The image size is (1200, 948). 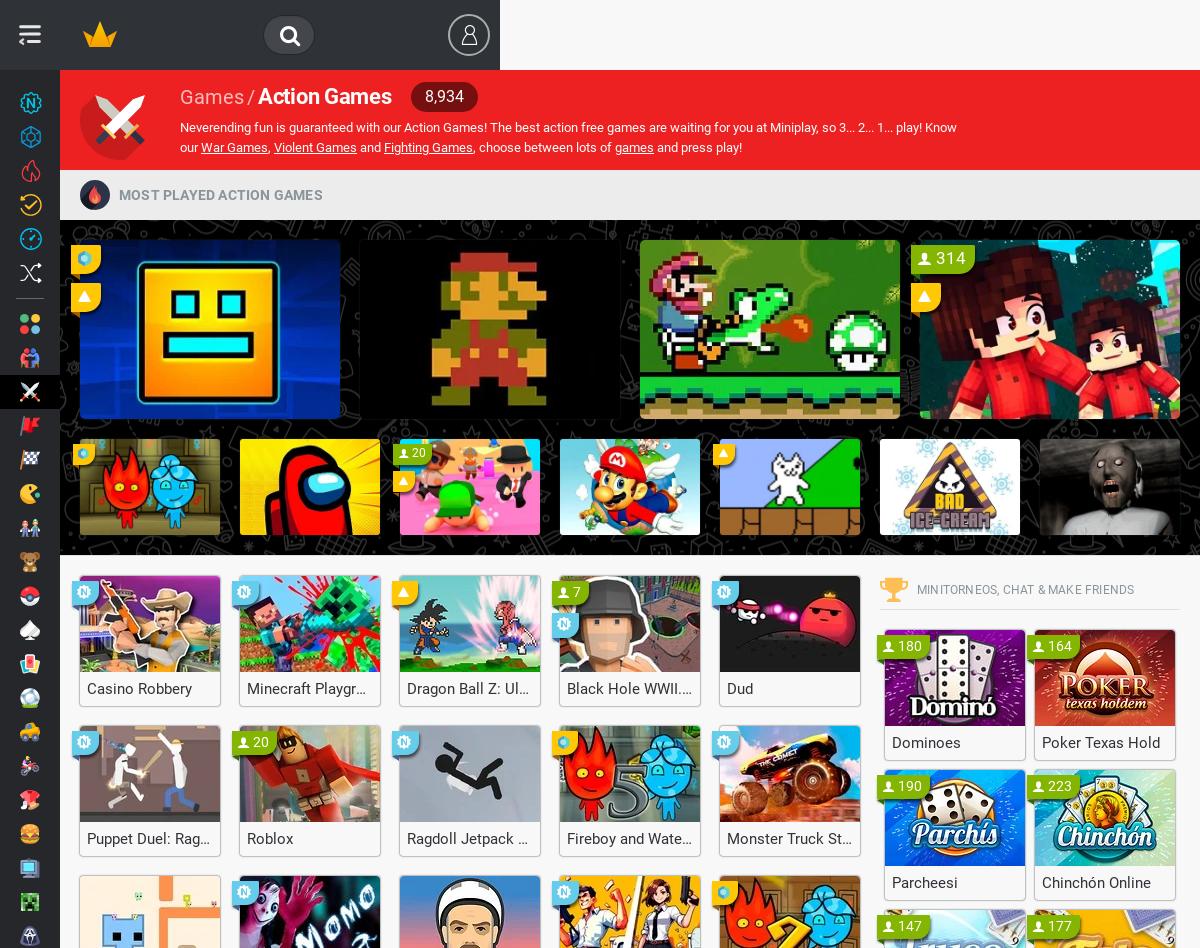 What do you see at coordinates (315, 146) in the screenshot?
I see `'Violent Games'` at bounding box center [315, 146].